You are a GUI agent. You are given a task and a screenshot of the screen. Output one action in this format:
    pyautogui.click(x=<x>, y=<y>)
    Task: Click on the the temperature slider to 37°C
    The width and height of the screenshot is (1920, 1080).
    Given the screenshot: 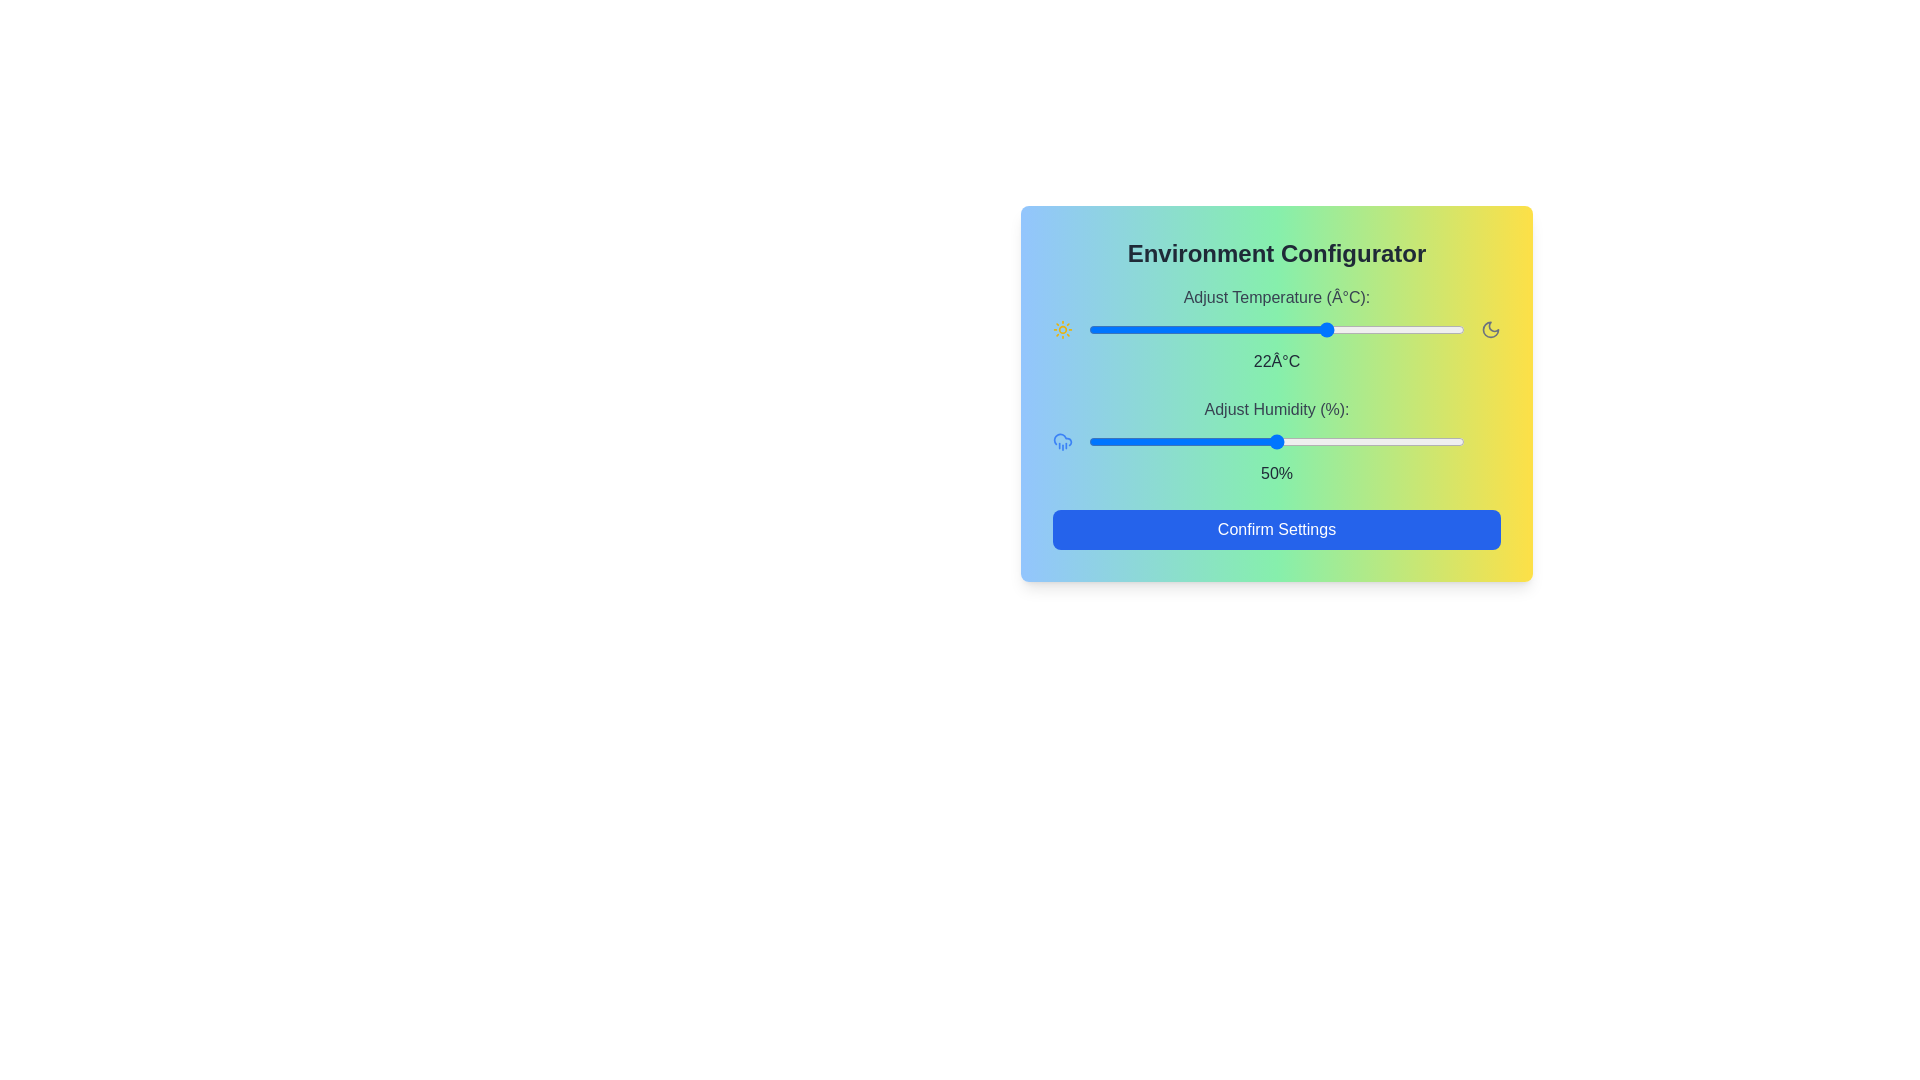 What is the action you would take?
    pyautogui.click(x=1442, y=329)
    